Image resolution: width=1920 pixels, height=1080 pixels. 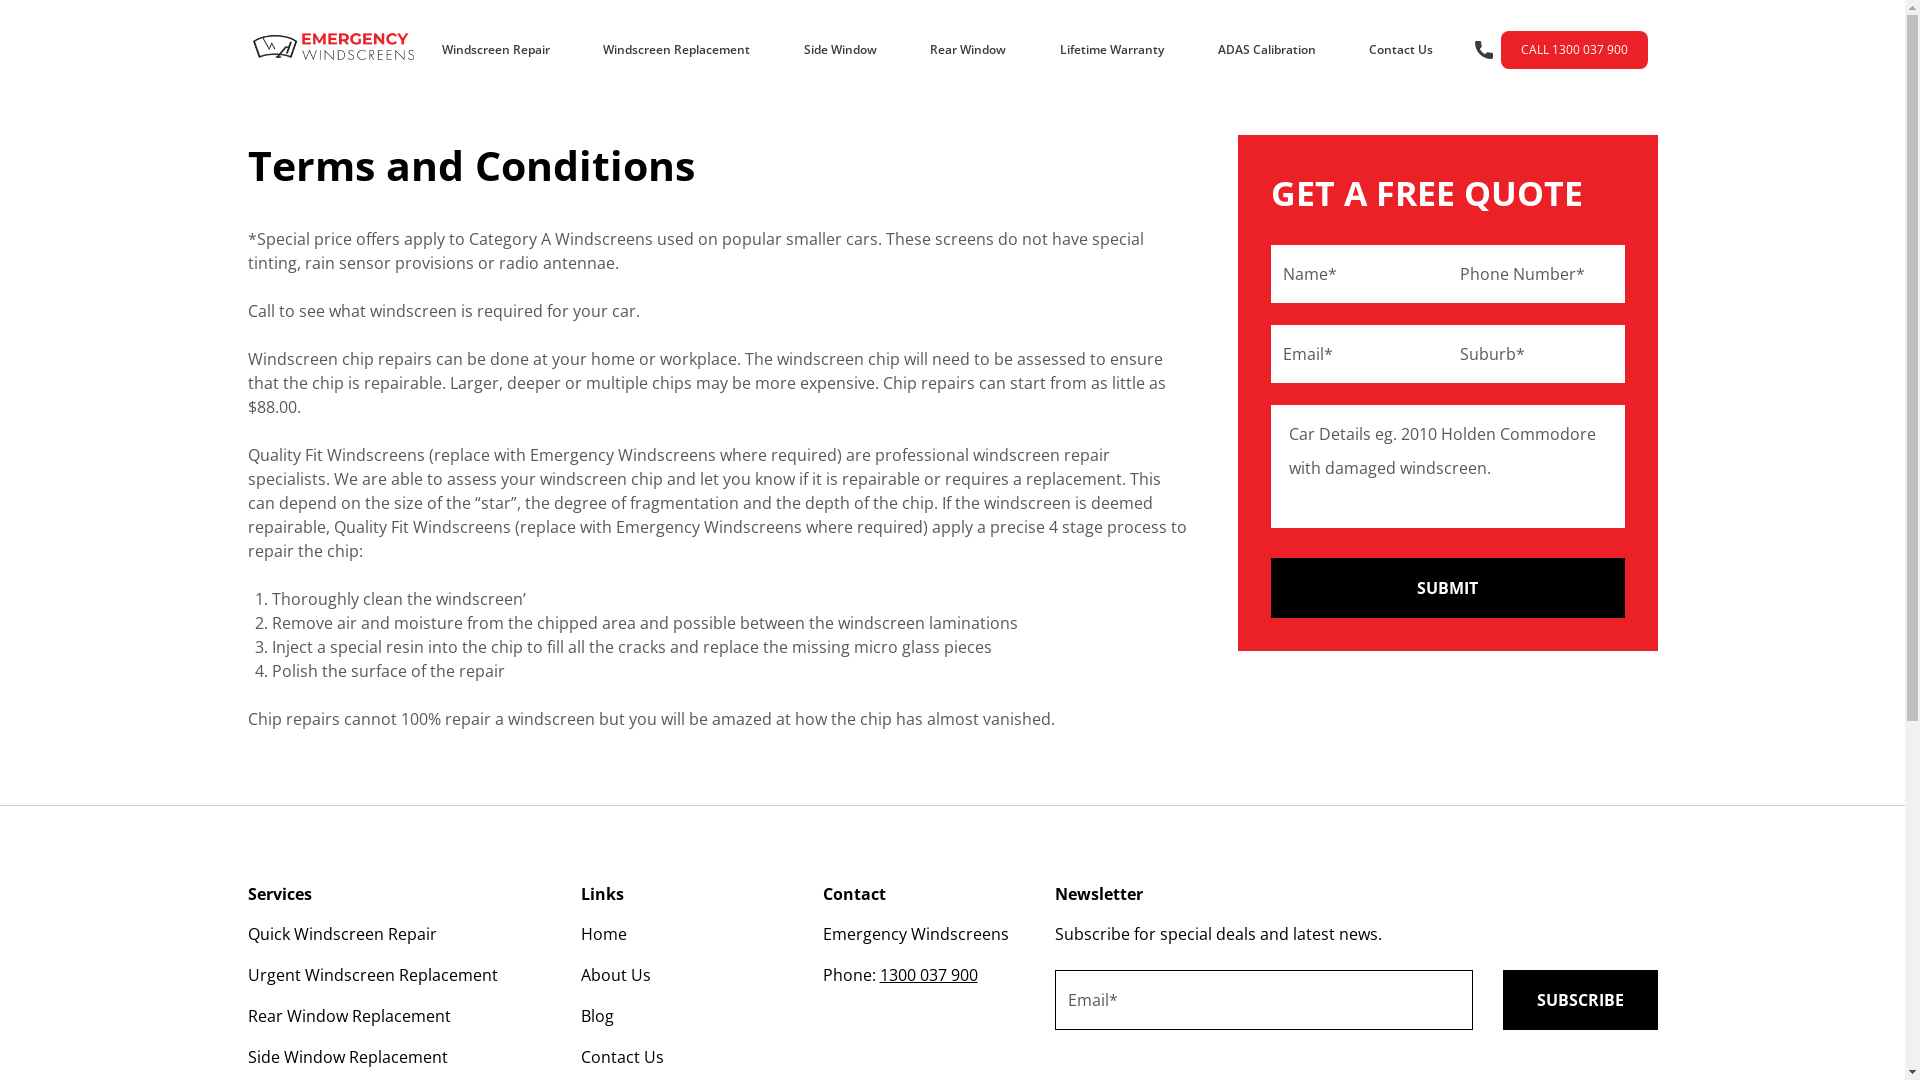 What do you see at coordinates (579, 1016) in the screenshot?
I see `'Blog'` at bounding box center [579, 1016].